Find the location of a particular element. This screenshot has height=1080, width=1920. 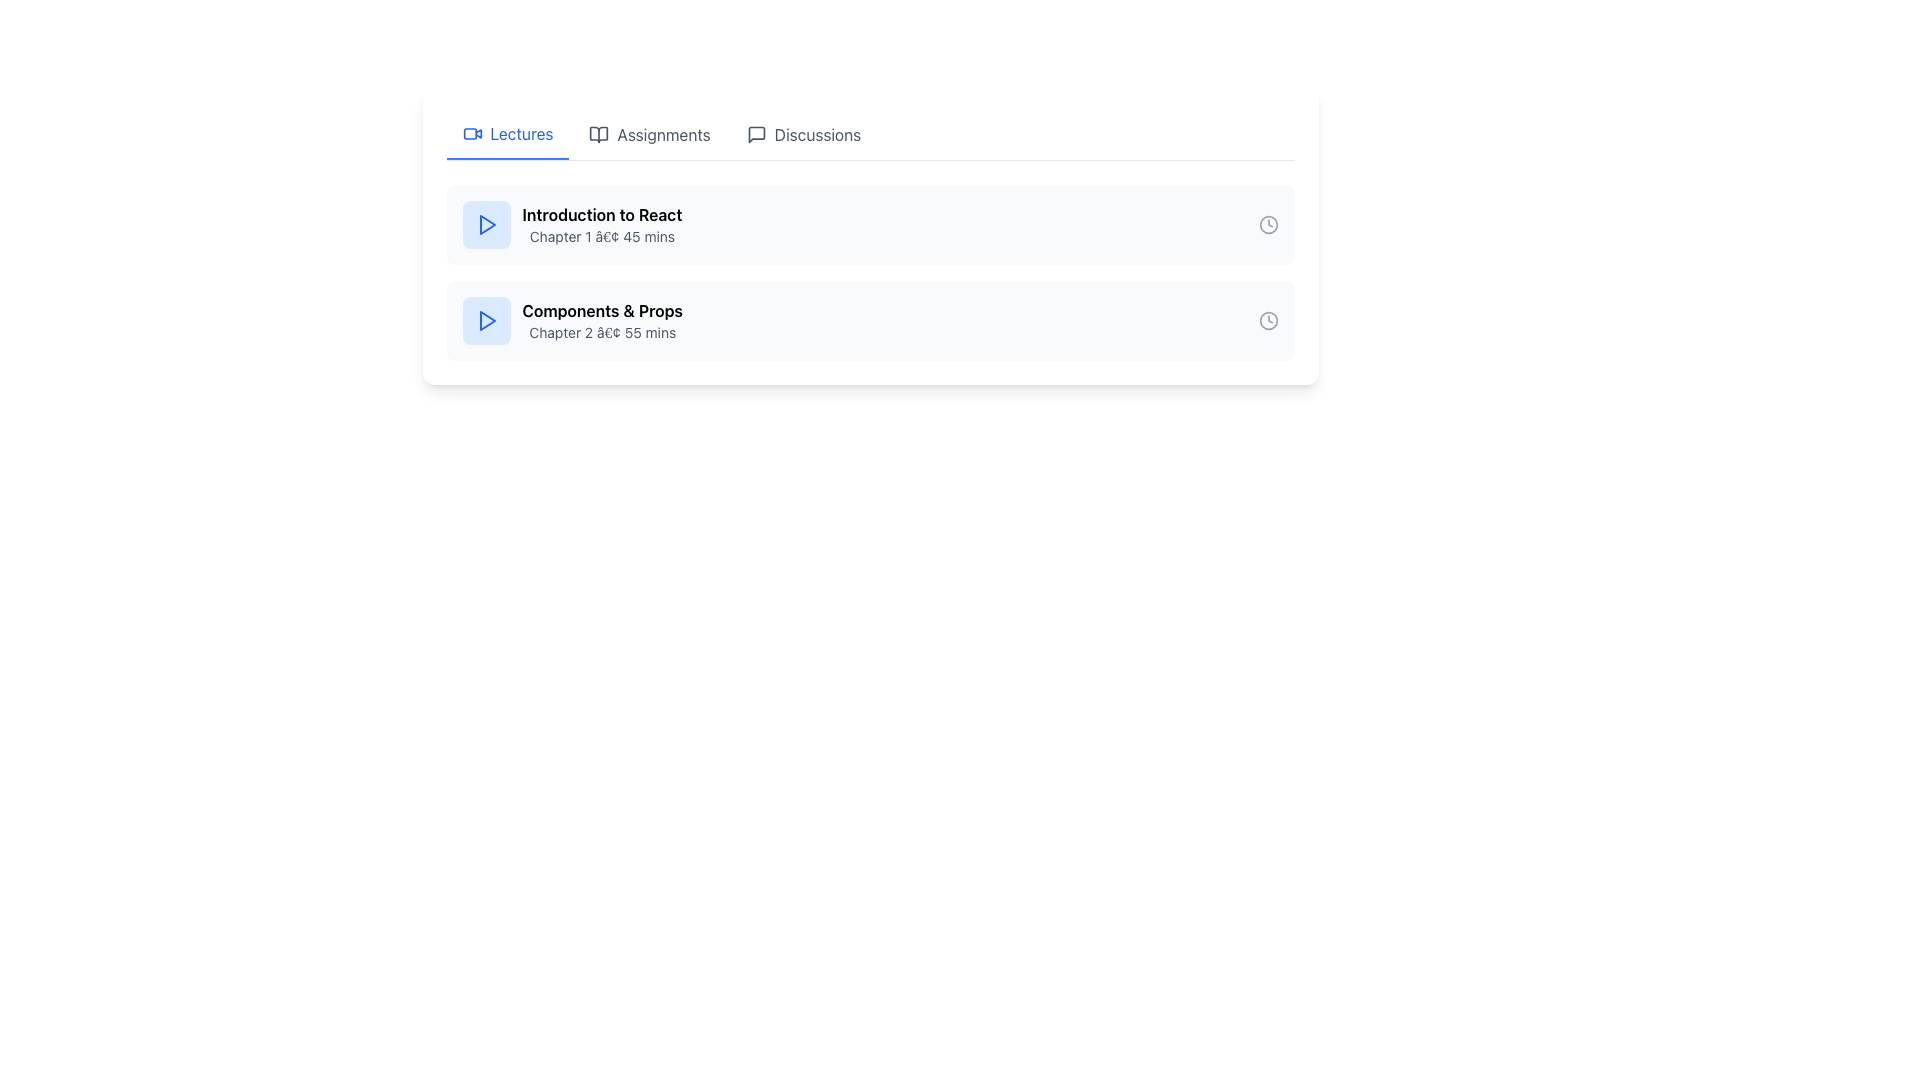

the Discussions icon in the navigation bar is located at coordinates (755, 135).